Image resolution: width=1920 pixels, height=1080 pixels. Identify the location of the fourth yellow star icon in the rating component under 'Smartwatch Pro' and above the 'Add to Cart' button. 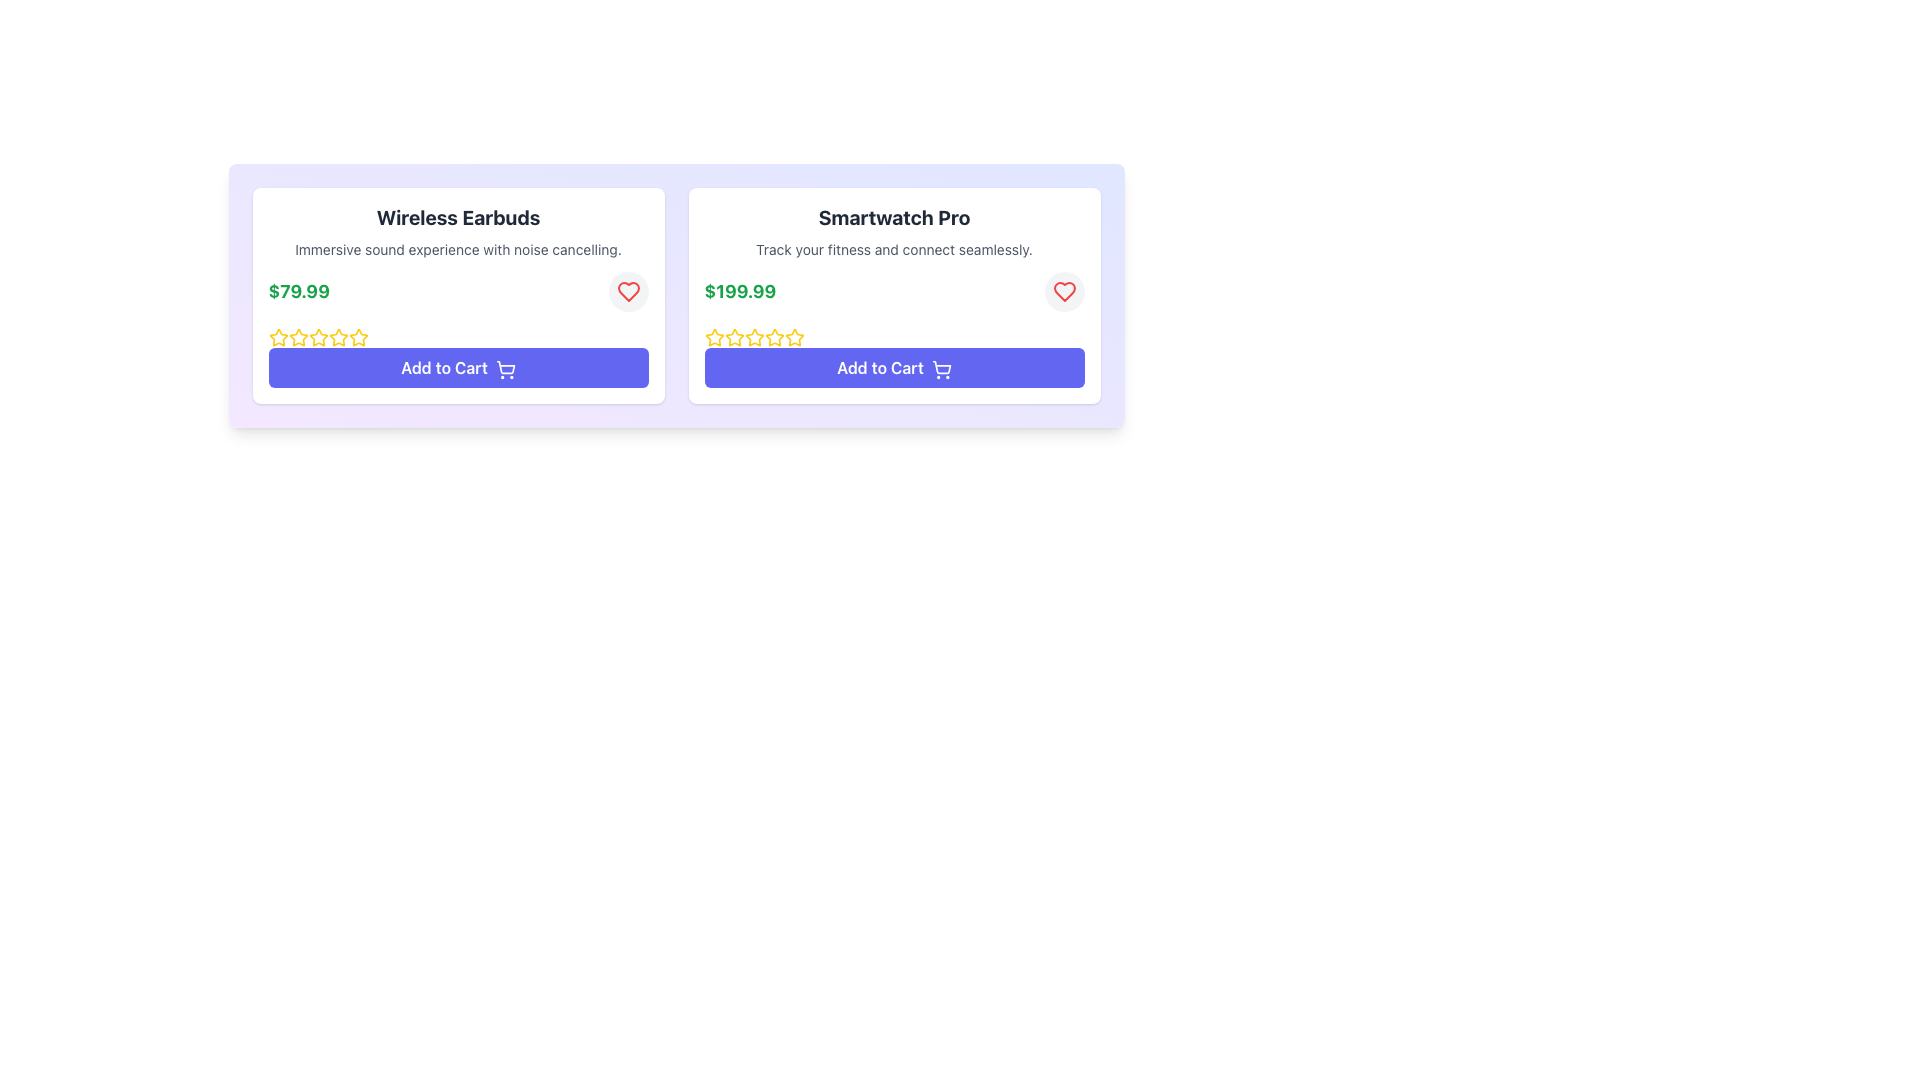
(753, 337).